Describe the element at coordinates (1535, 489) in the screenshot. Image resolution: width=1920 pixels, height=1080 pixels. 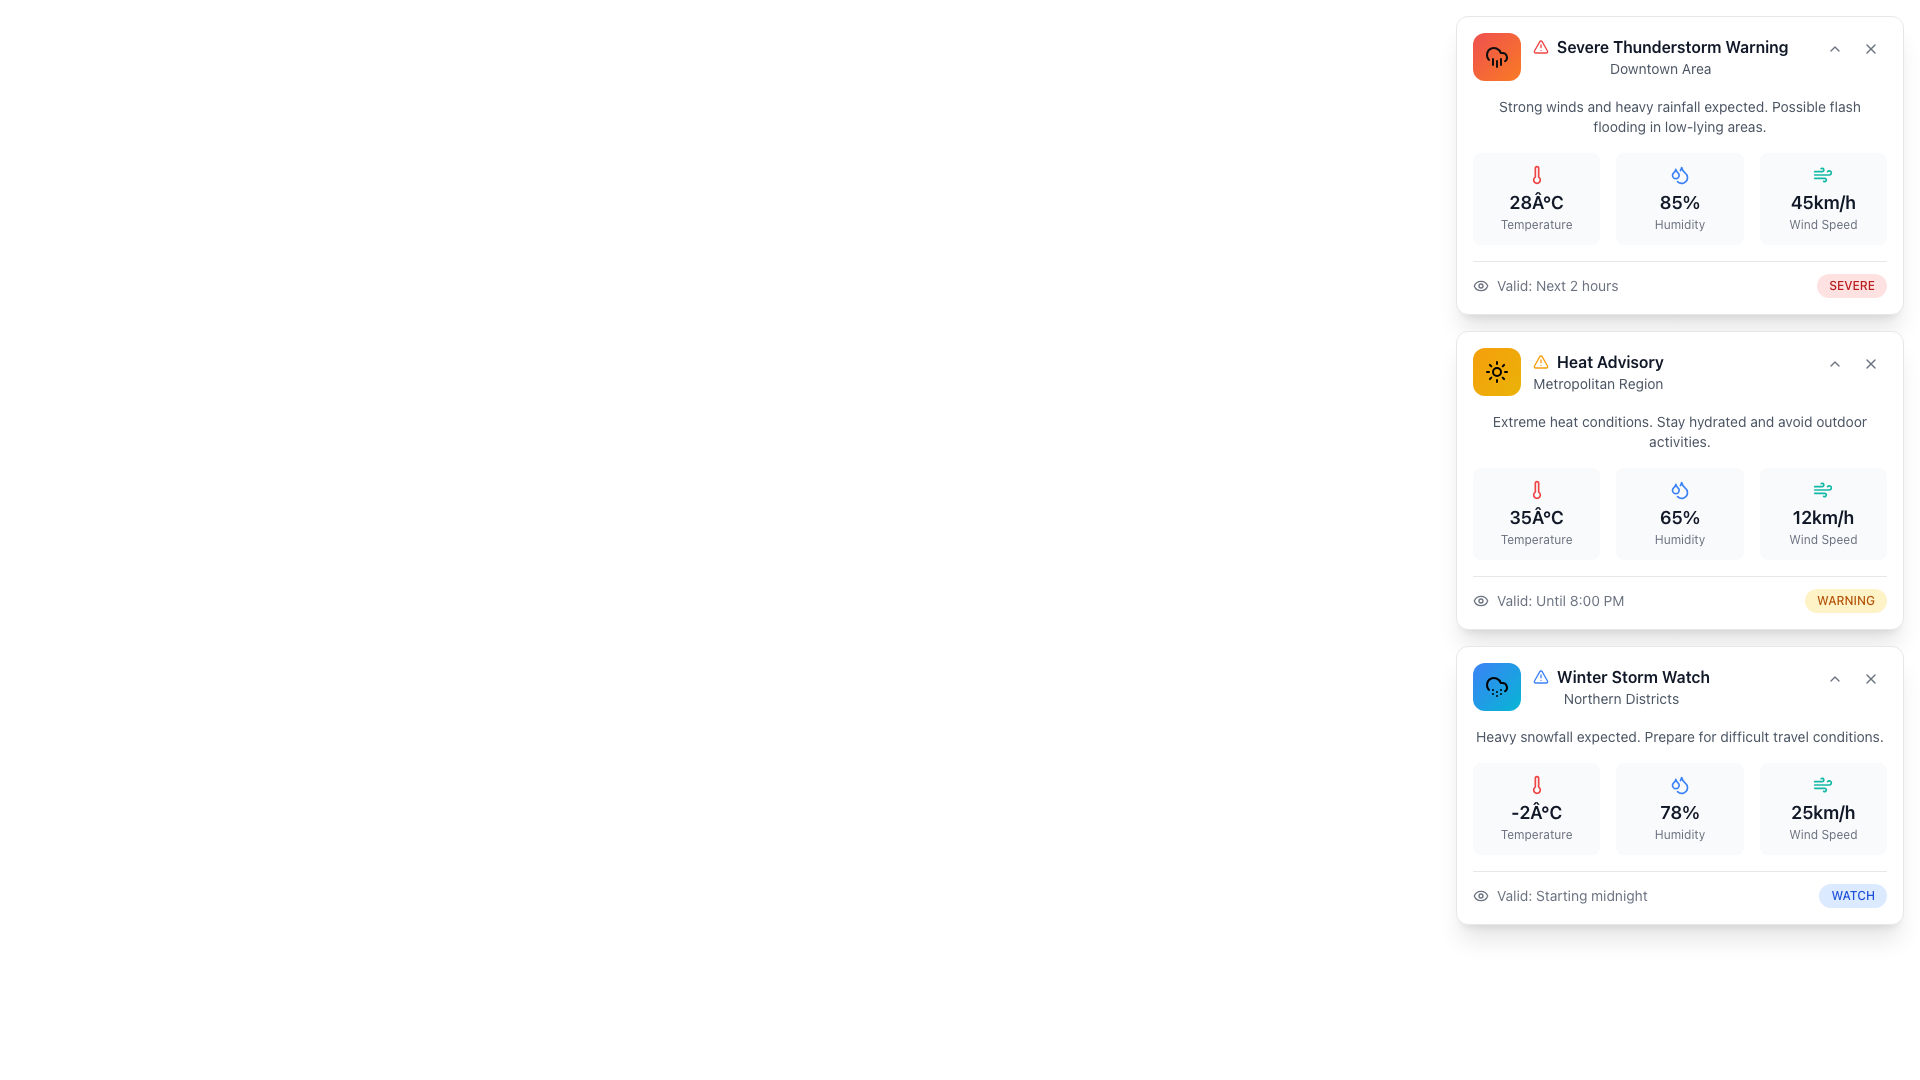
I see `the temperature icon located within the 'Heat Advisory' card, which is positioned above the numerical temperature display of 35°C` at that location.